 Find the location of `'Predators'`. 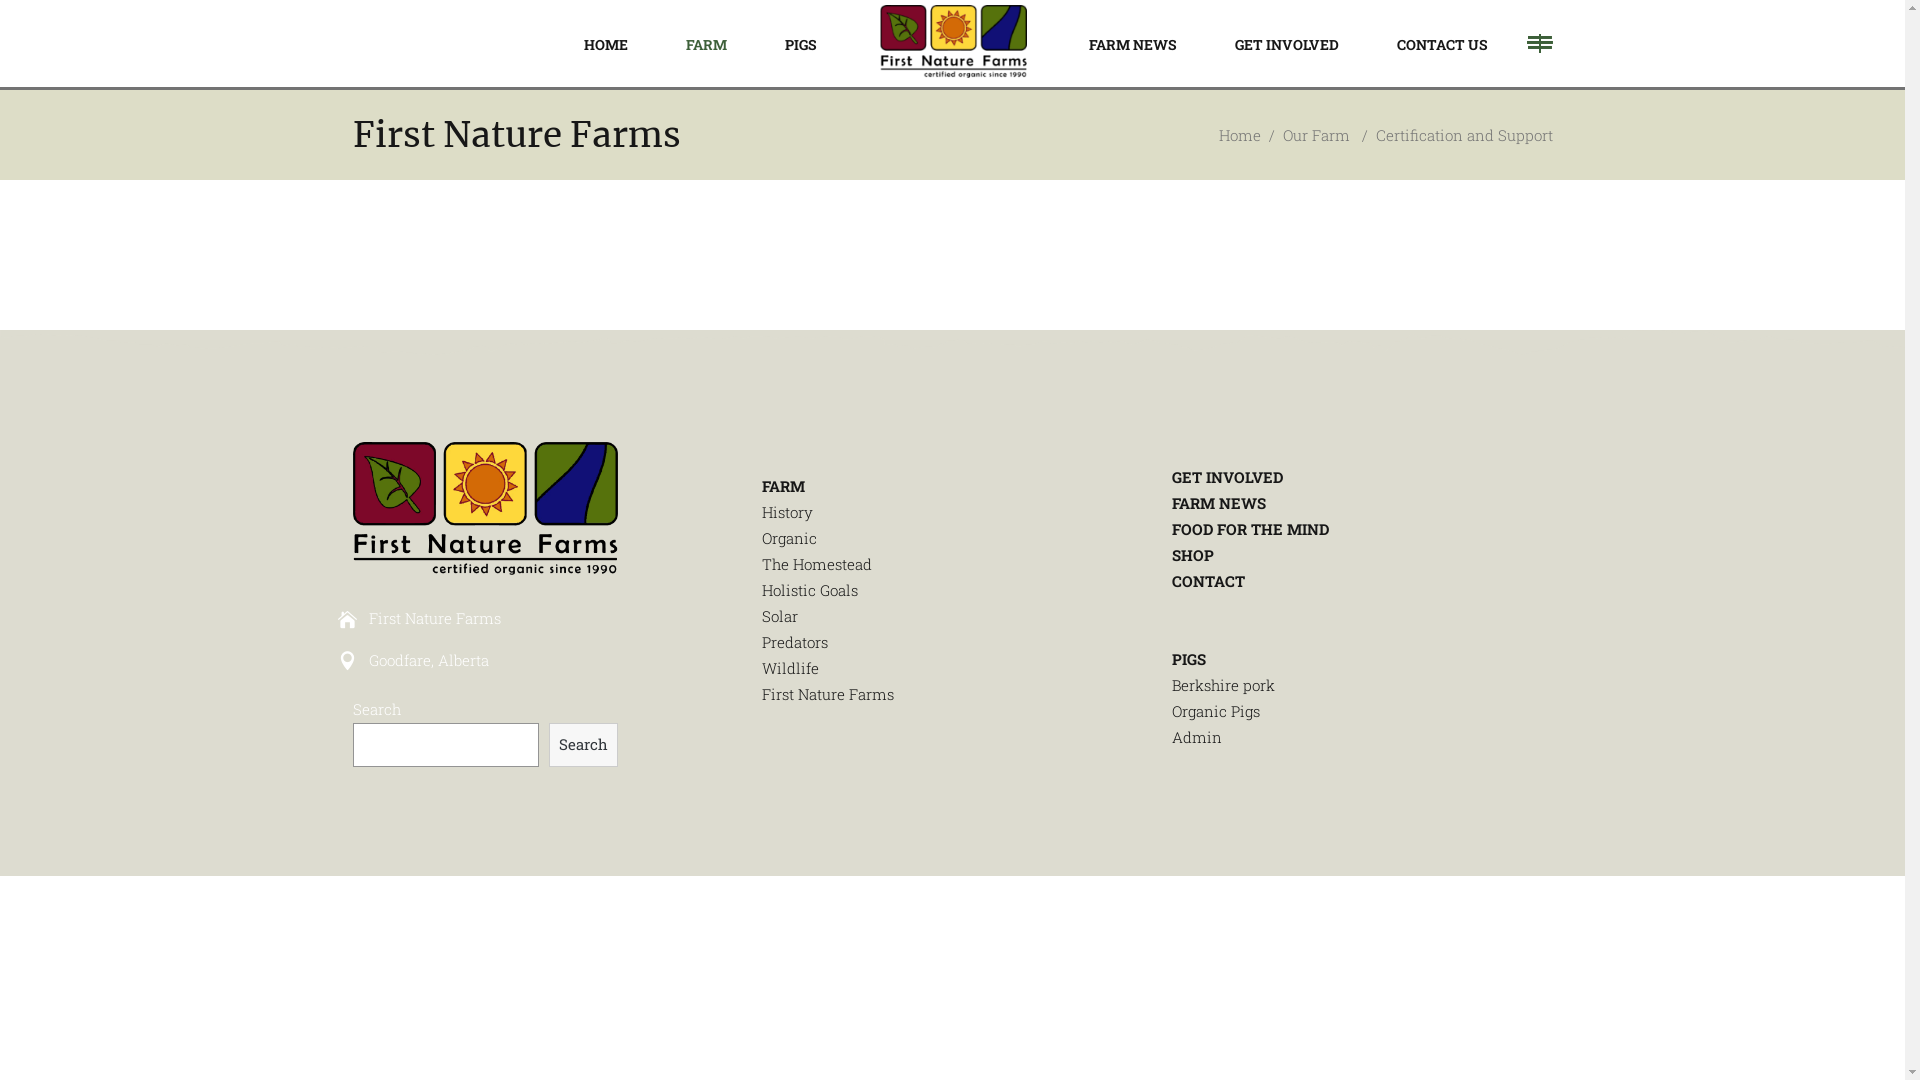

'Predators' is located at coordinates (761, 641).